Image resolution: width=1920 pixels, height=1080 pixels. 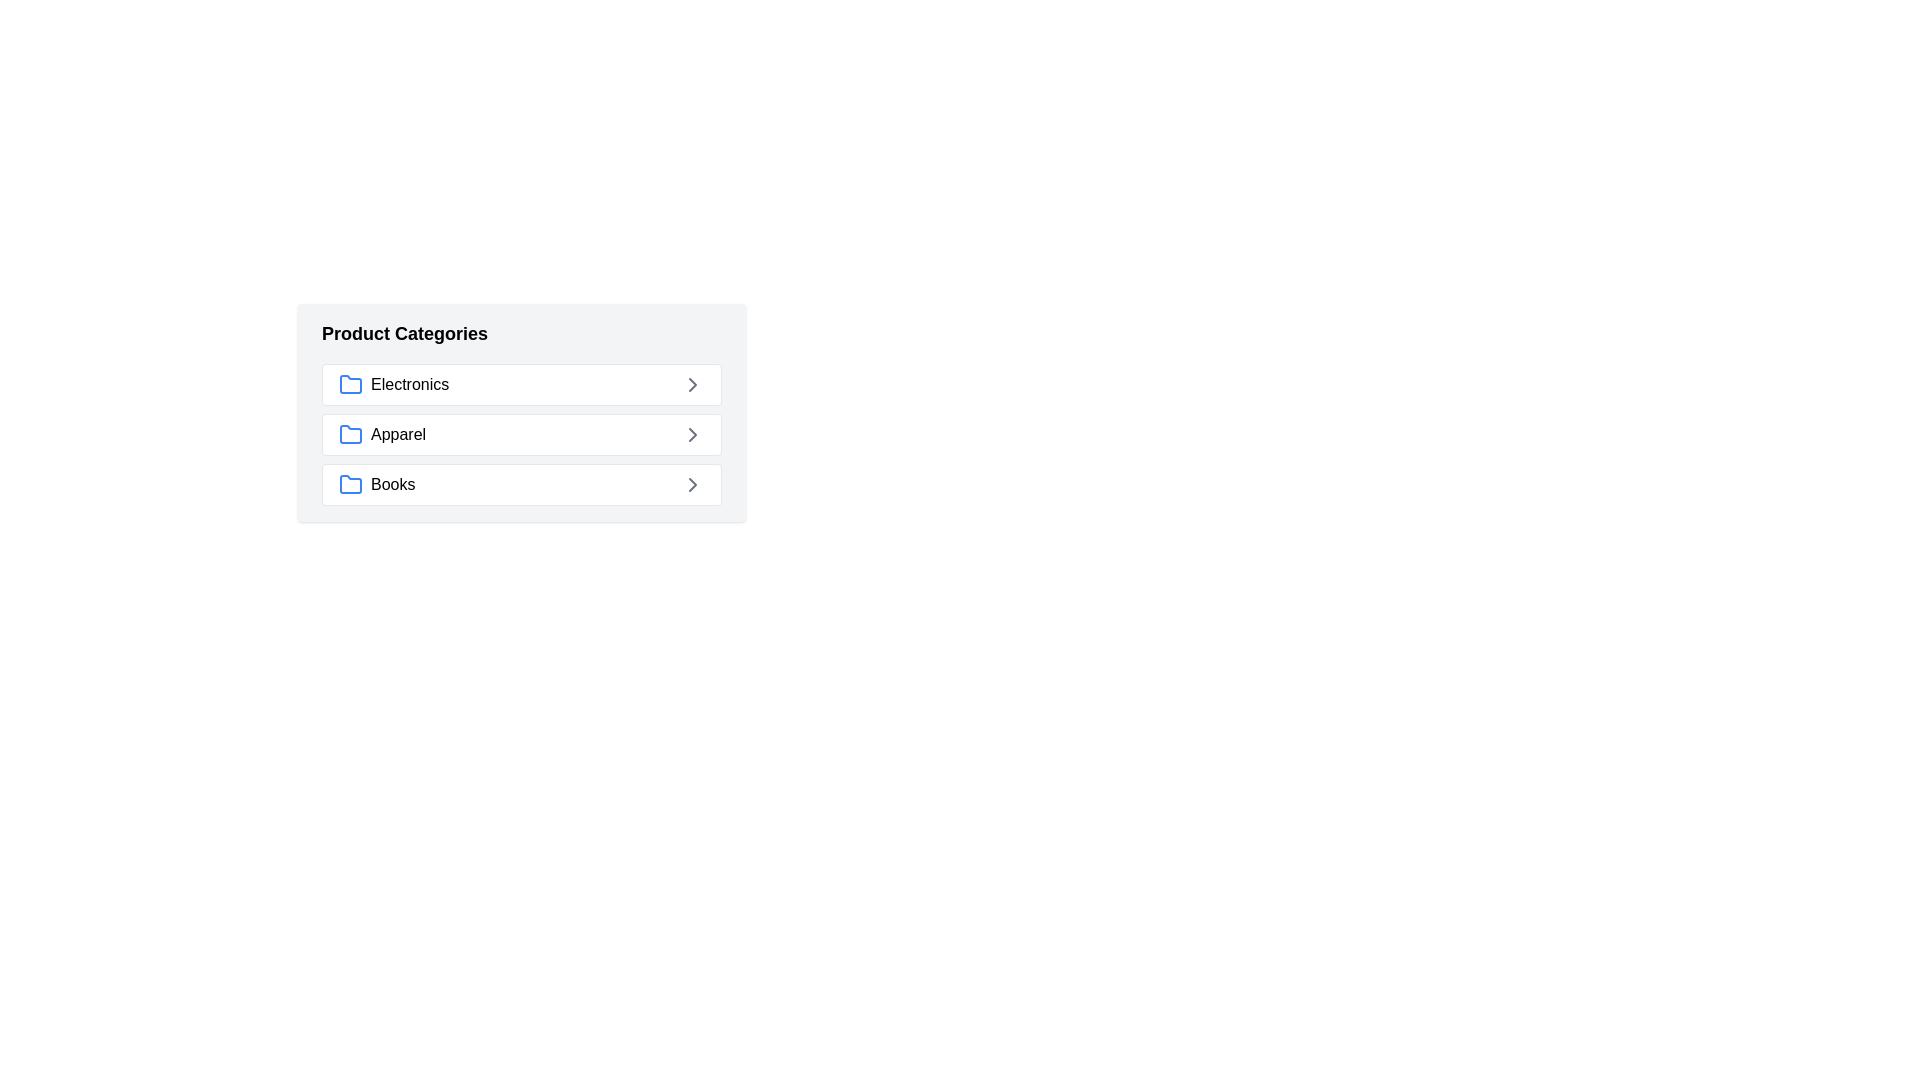 I want to click on the blue folder icon on the left of the 'Books' label in the selectable list item, so click(x=377, y=485).